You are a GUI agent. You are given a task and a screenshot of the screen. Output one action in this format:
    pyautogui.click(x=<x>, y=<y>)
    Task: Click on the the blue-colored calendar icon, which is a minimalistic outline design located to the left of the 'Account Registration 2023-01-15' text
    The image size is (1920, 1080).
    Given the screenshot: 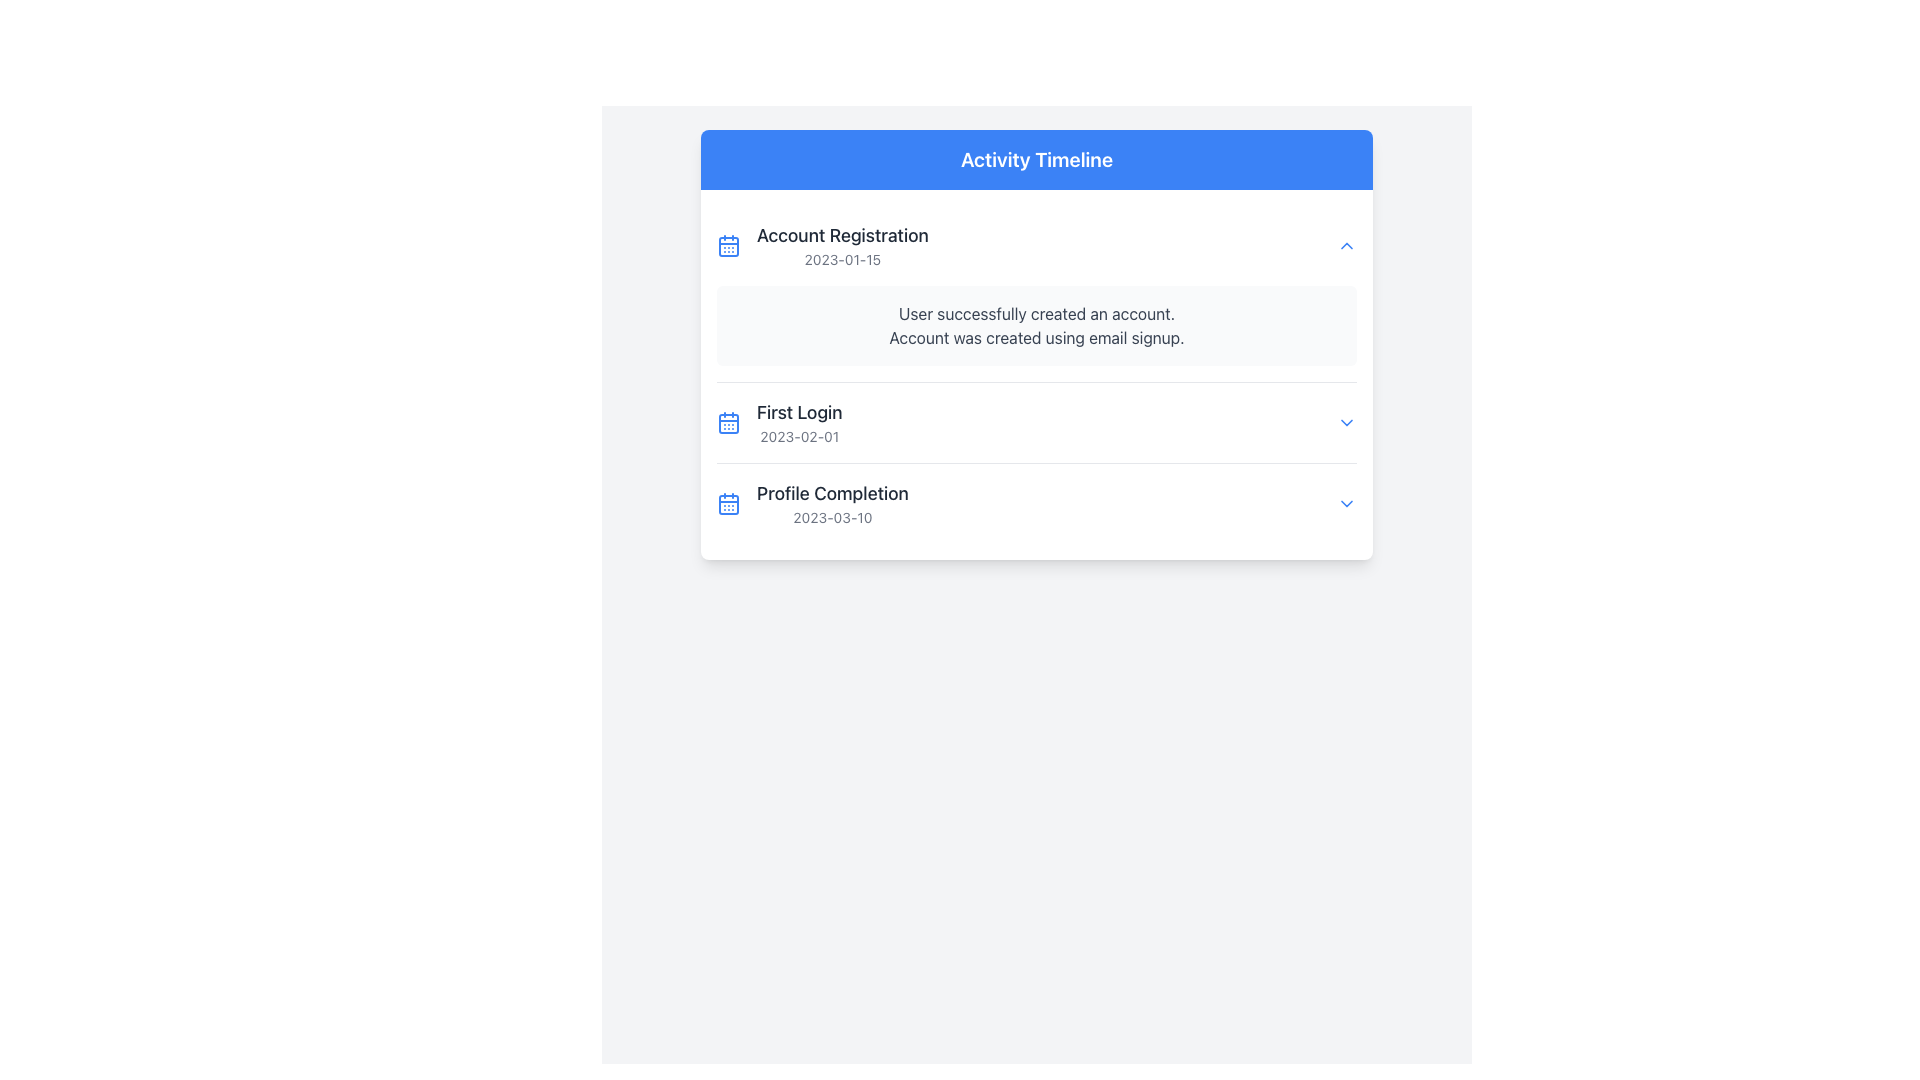 What is the action you would take?
    pyautogui.click(x=728, y=245)
    